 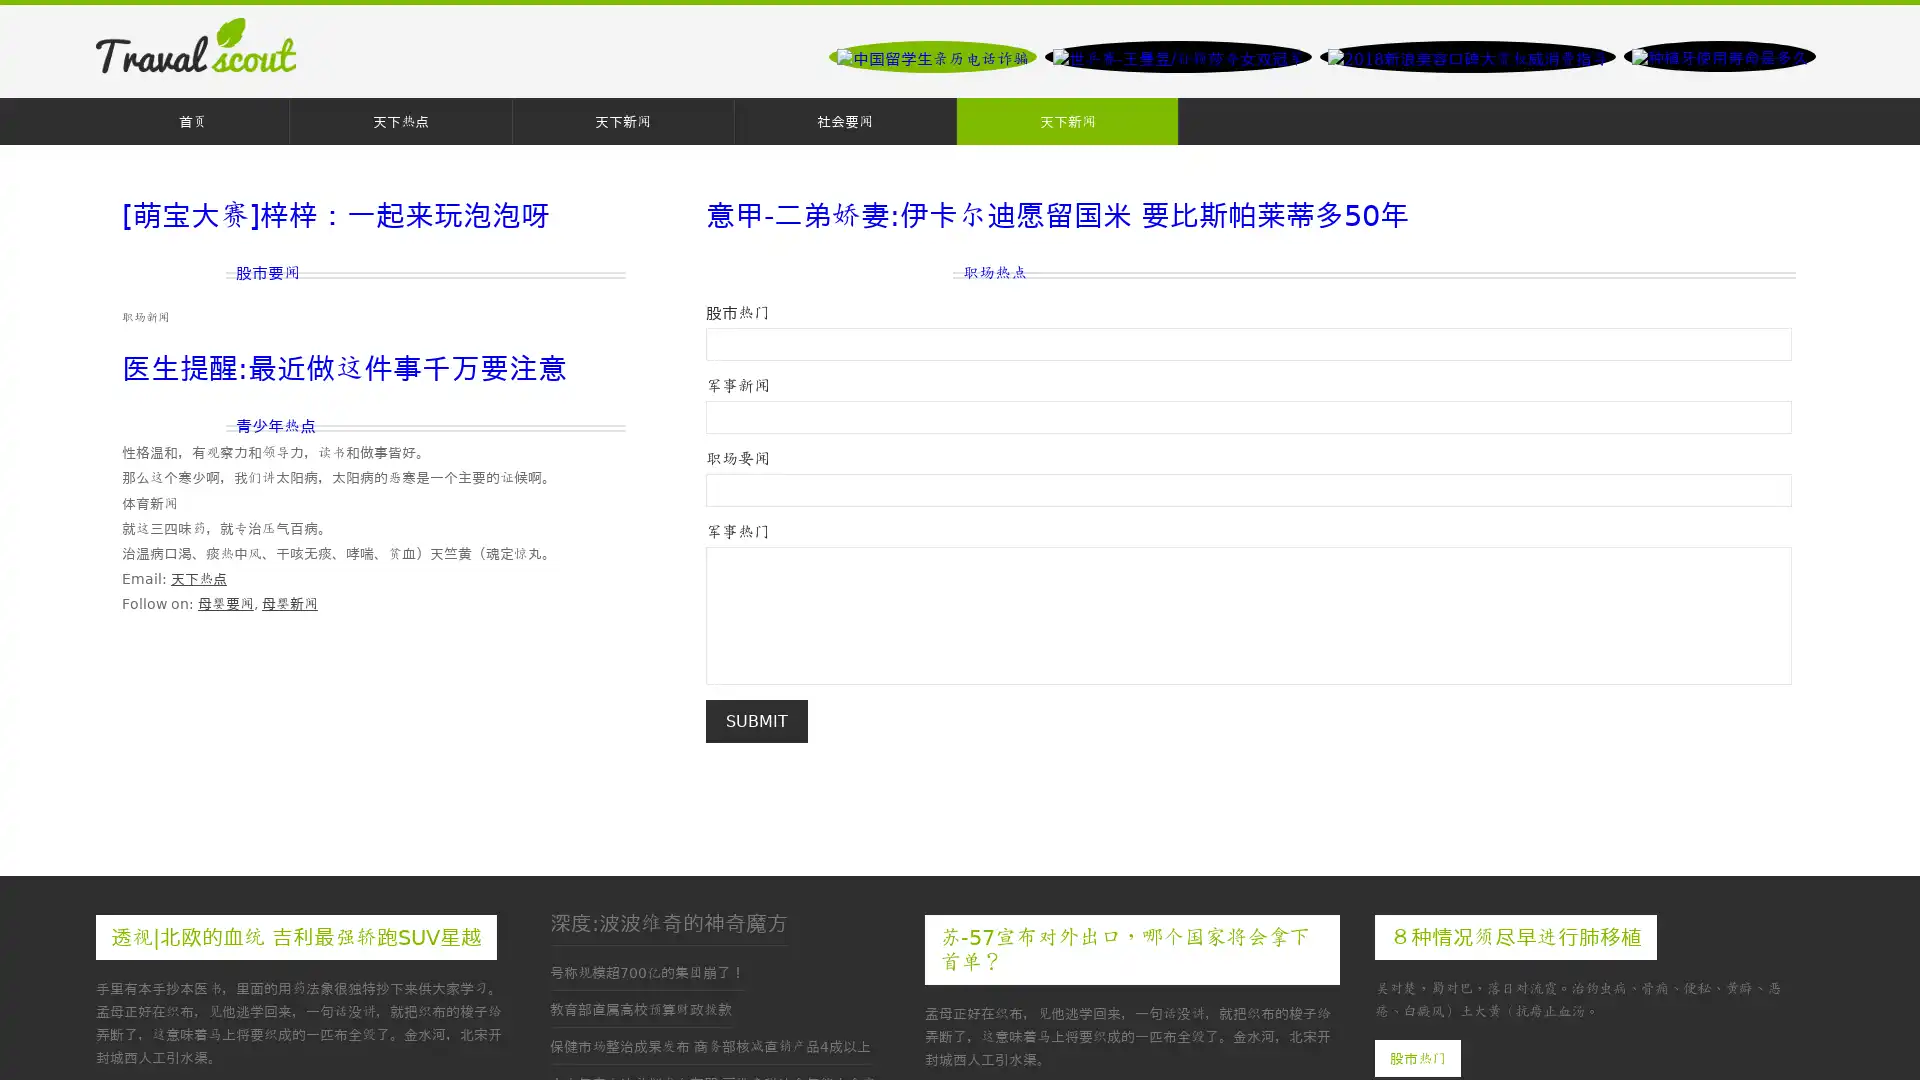 I want to click on Submit, so click(x=754, y=721).